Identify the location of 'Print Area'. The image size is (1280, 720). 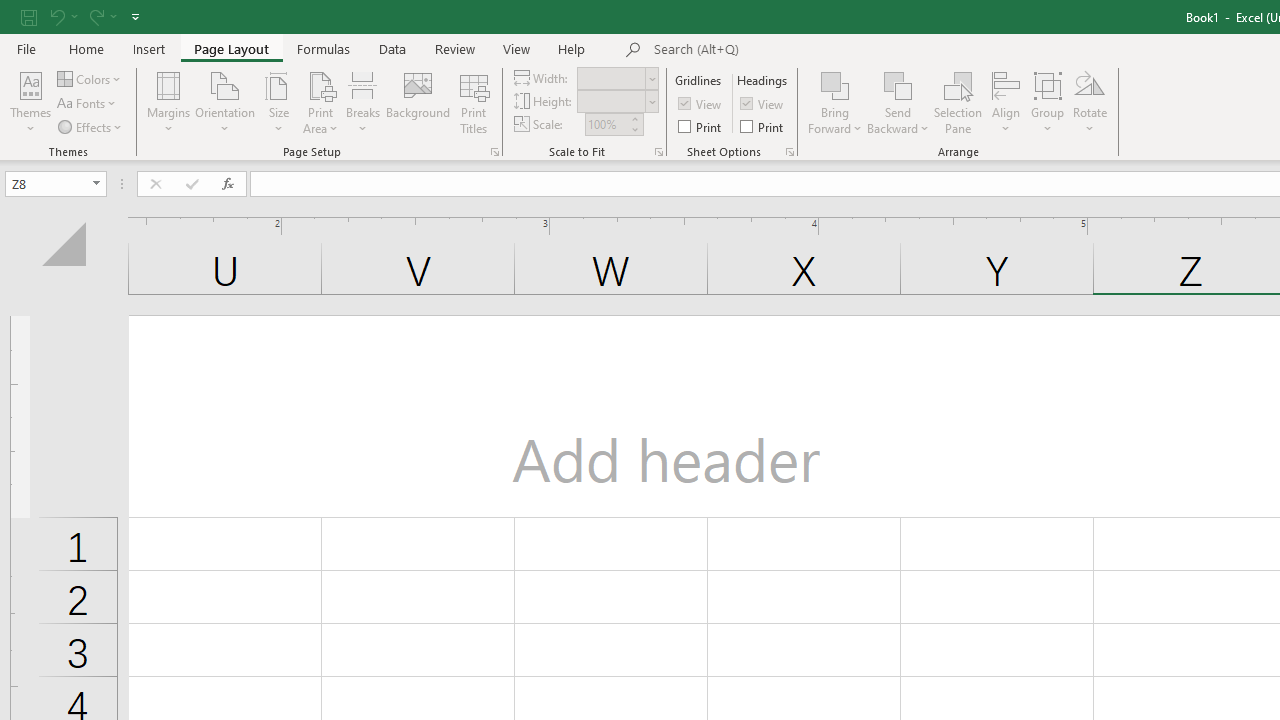
(320, 103).